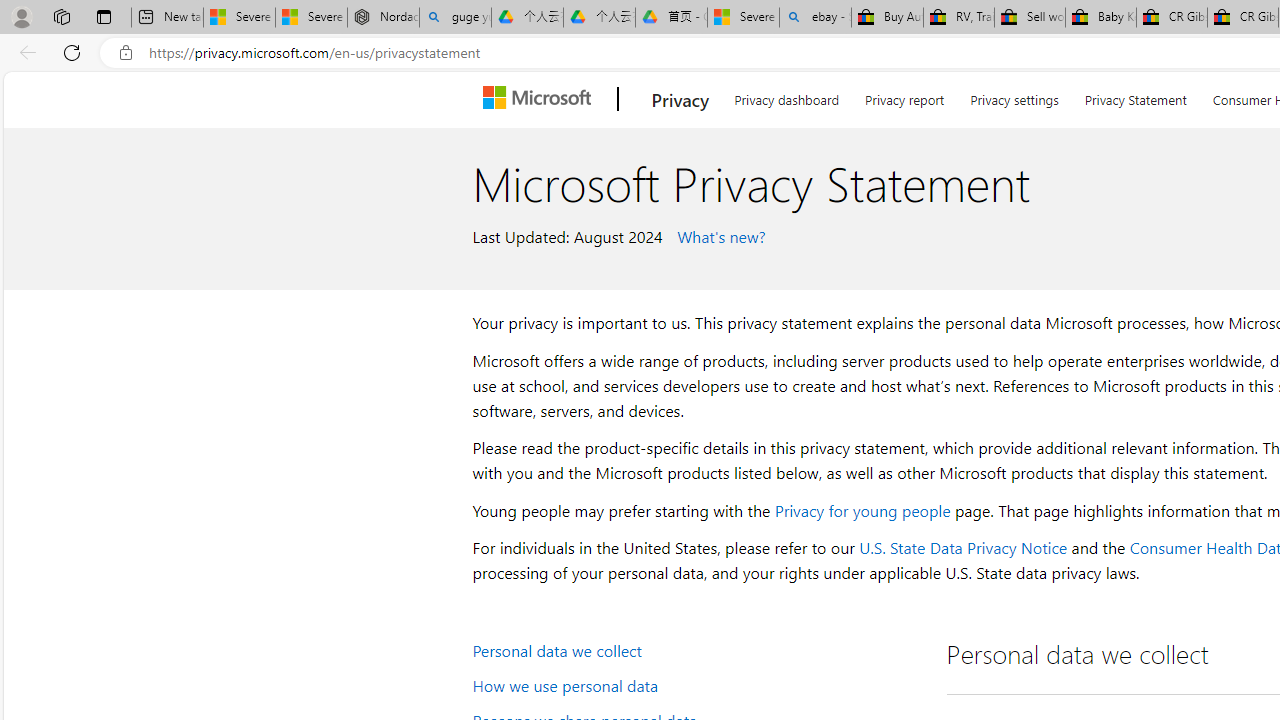  Describe the element at coordinates (963, 547) in the screenshot. I see `'U.S. State Data Privacy Notice'` at that location.